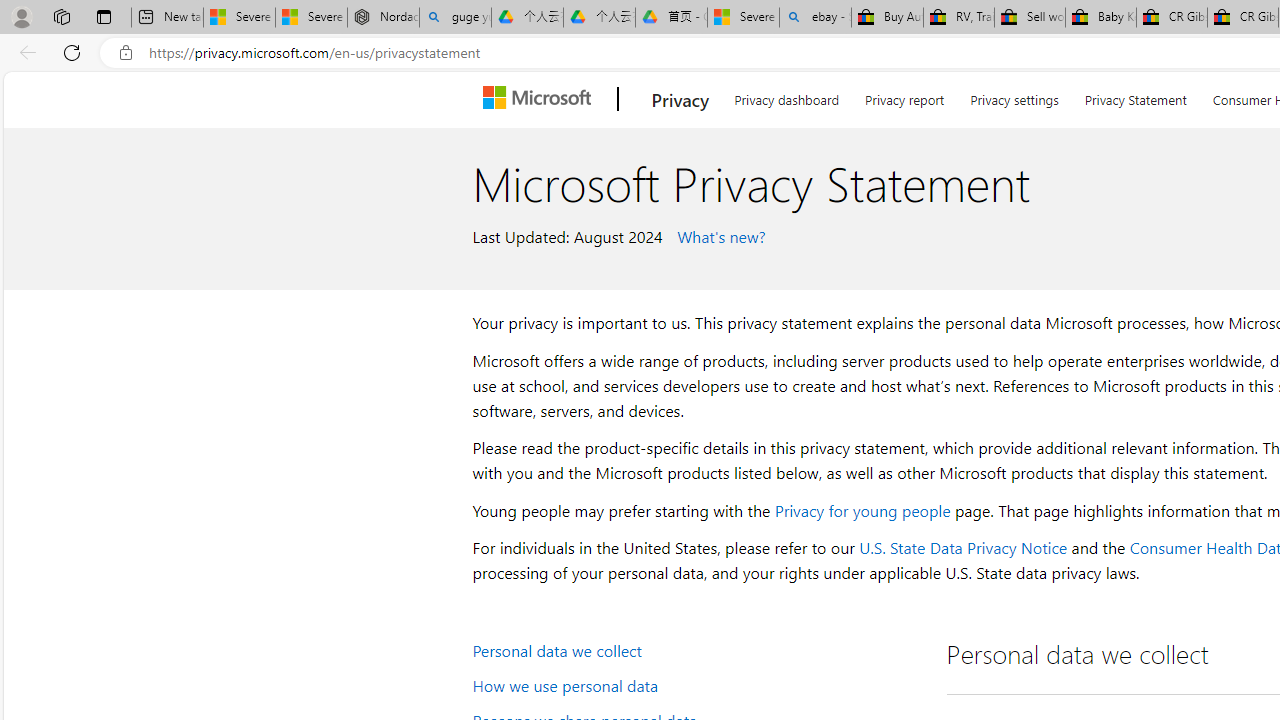  Describe the element at coordinates (963, 547) in the screenshot. I see `'U.S. State Data Privacy Notice'` at that location.